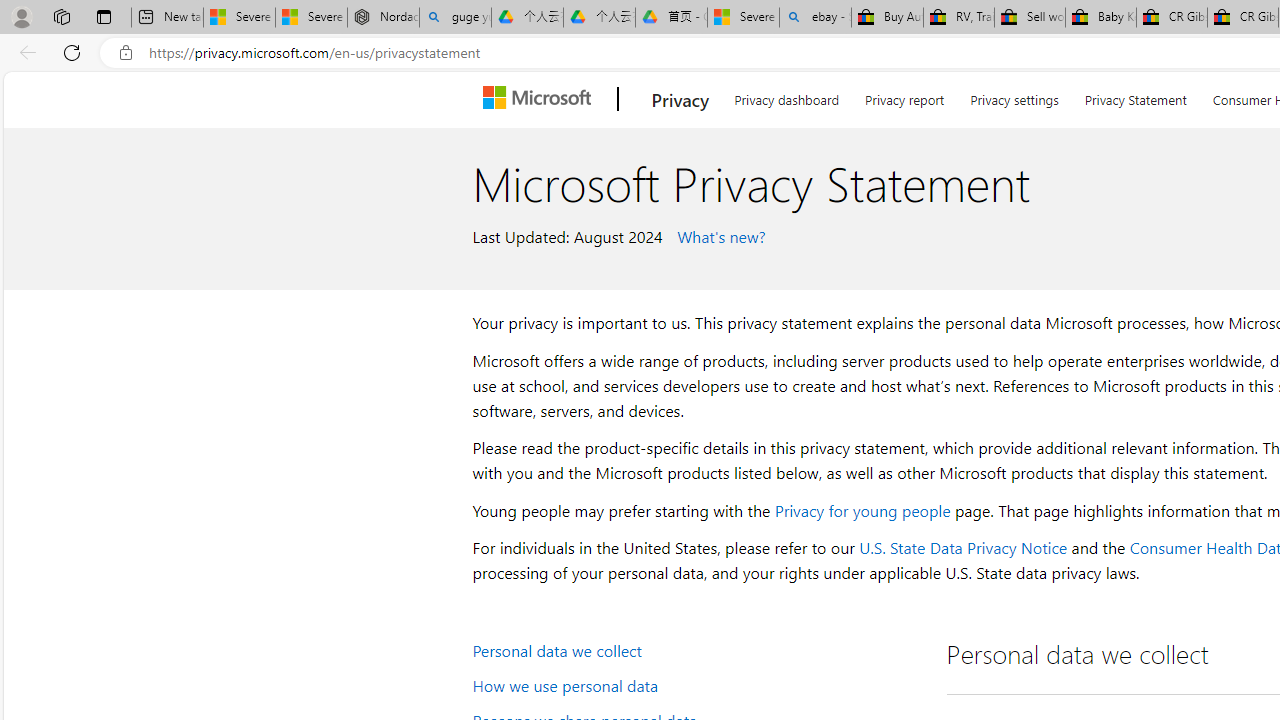  Describe the element at coordinates (963, 547) in the screenshot. I see `'U.S. State Data Privacy Notice'` at that location.